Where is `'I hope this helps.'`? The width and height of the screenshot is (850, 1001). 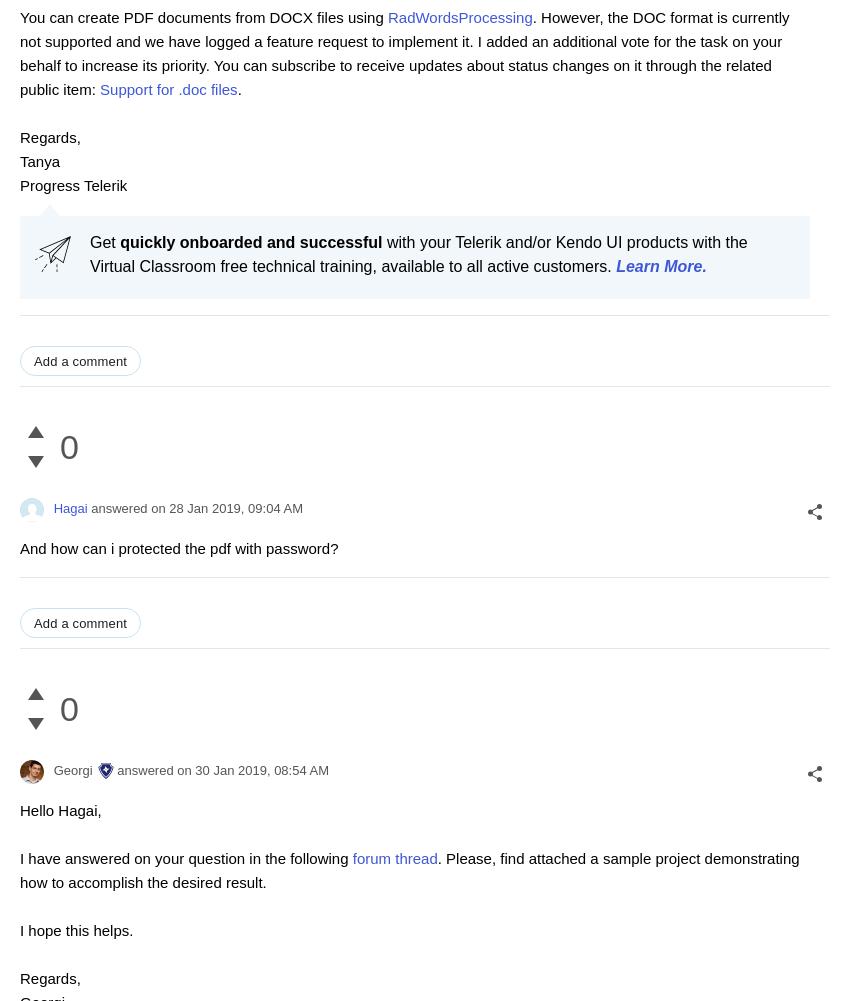
'I hope this helps.' is located at coordinates (76, 930).